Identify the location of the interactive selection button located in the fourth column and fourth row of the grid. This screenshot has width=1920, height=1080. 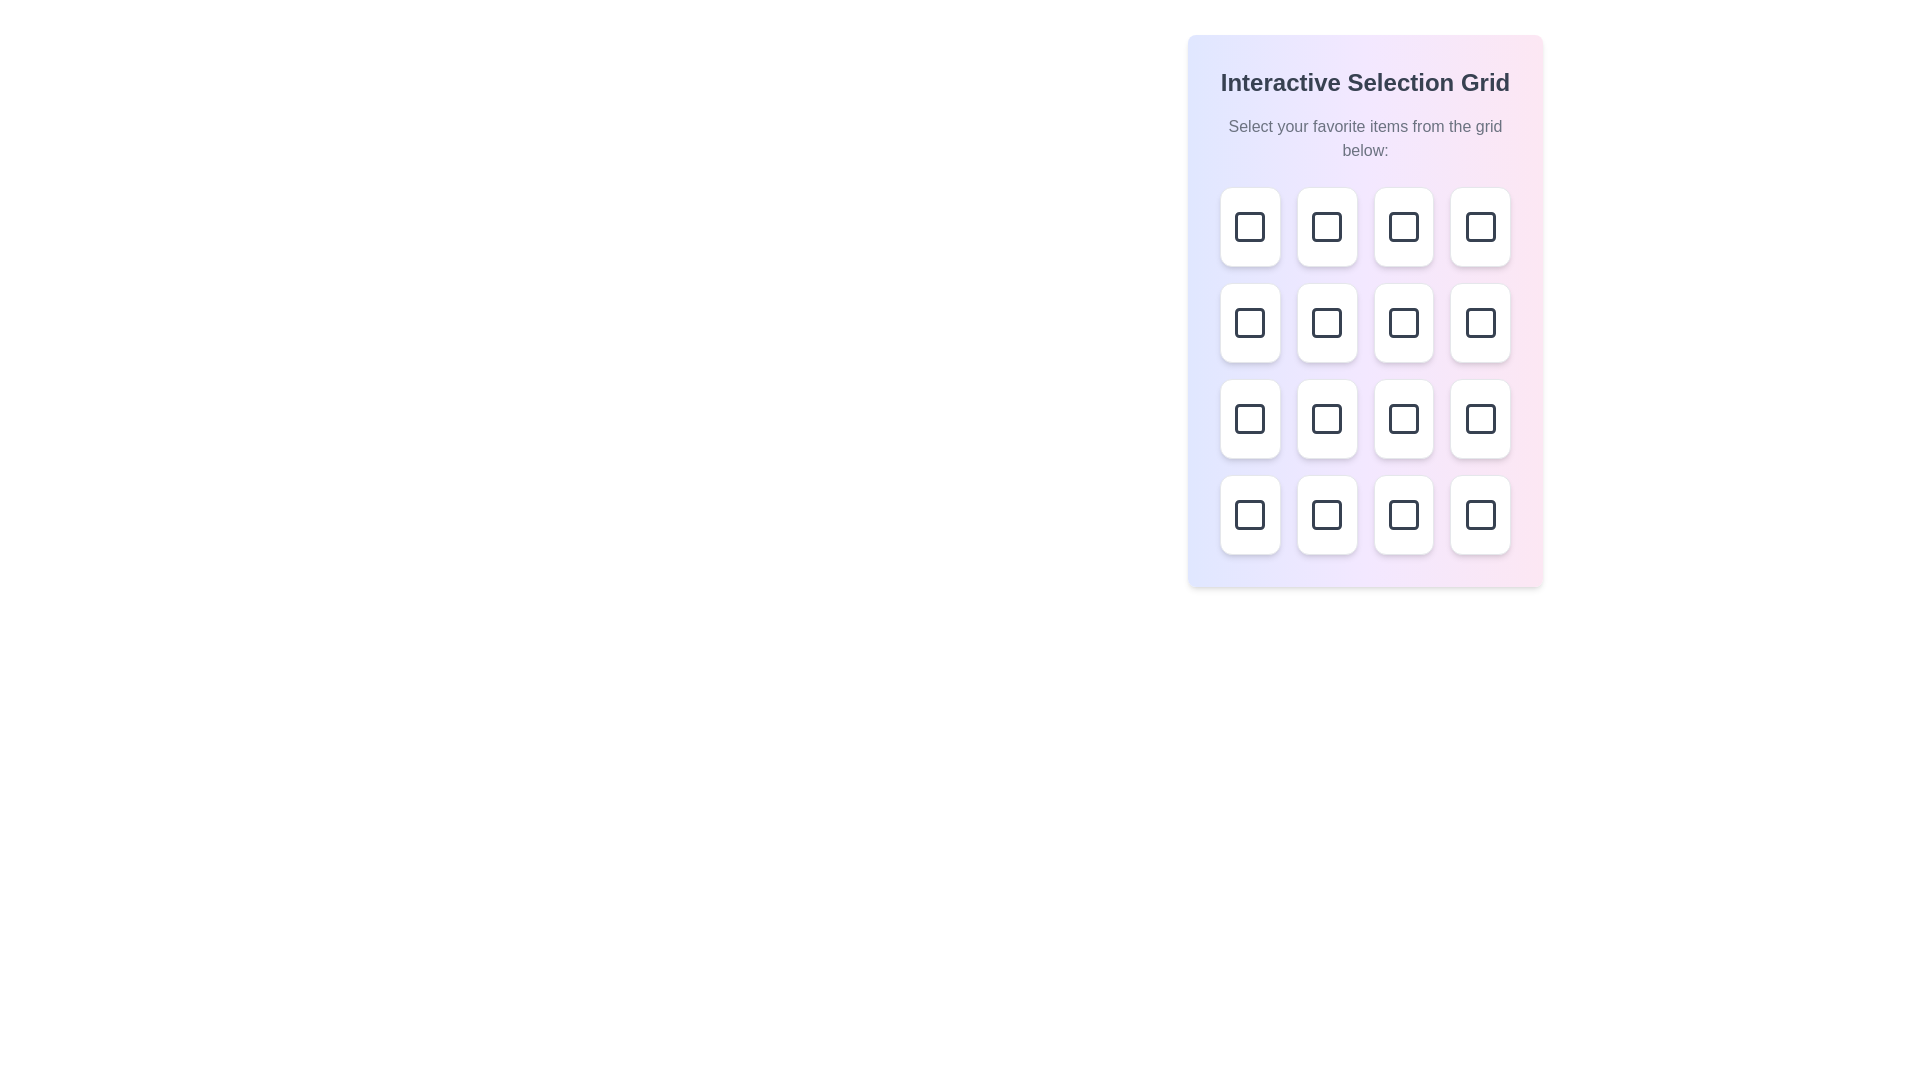
(1480, 418).